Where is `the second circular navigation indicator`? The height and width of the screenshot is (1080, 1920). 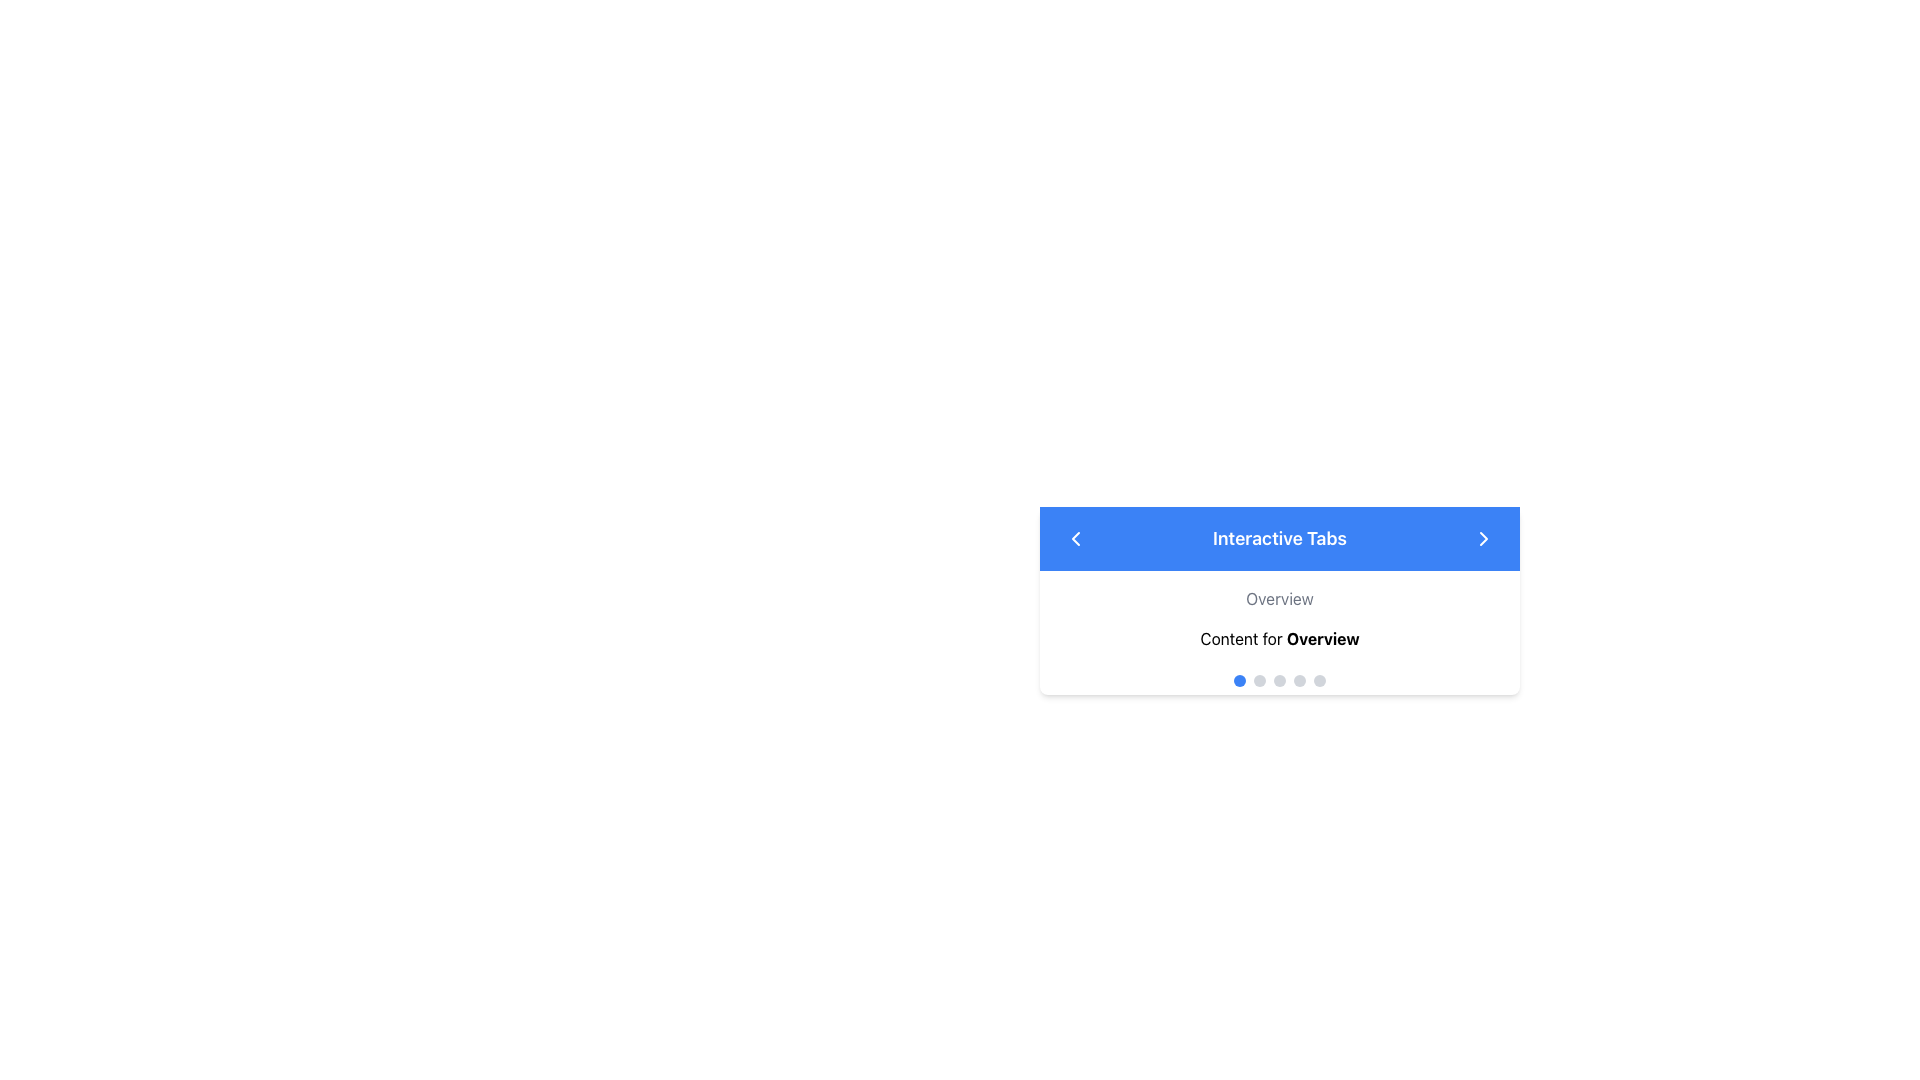 the second circular navigation indicator is located at coordinates (1258, 680).